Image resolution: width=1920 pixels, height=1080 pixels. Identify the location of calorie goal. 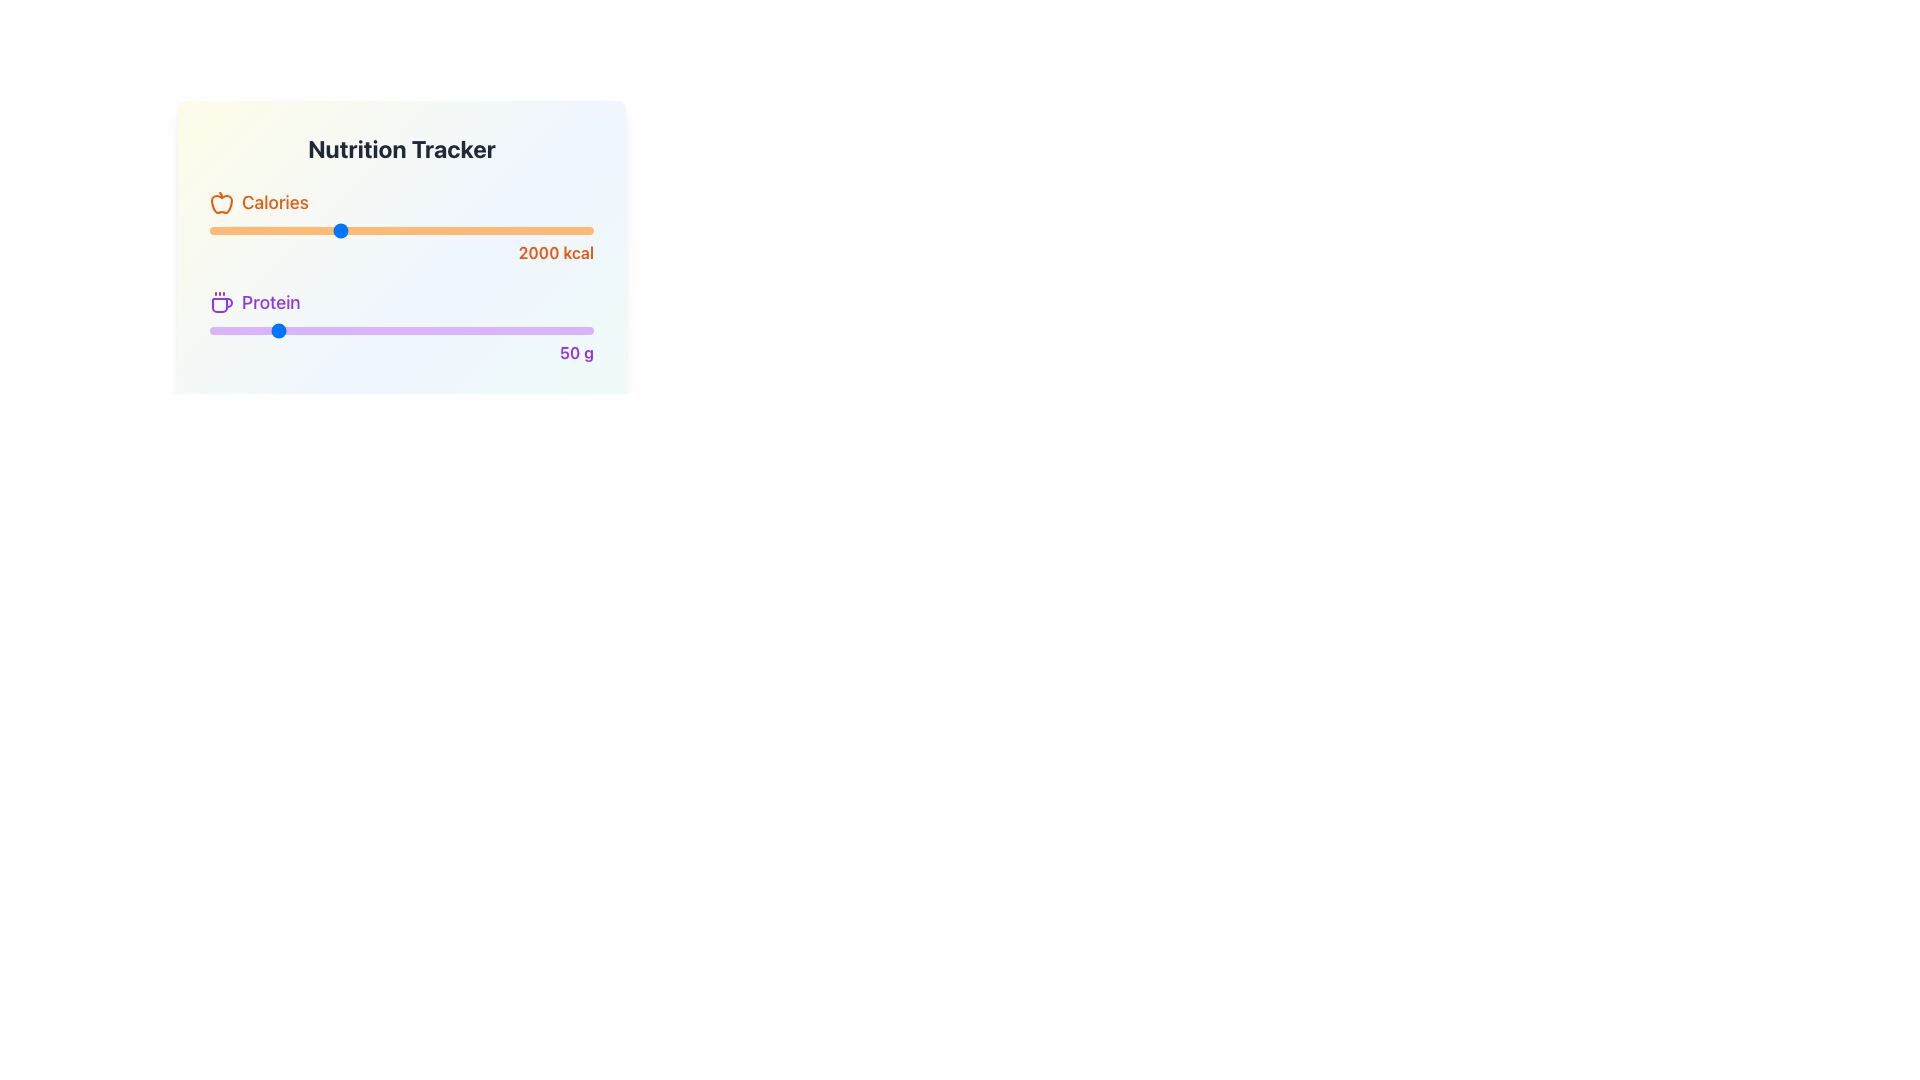
(334, 230).